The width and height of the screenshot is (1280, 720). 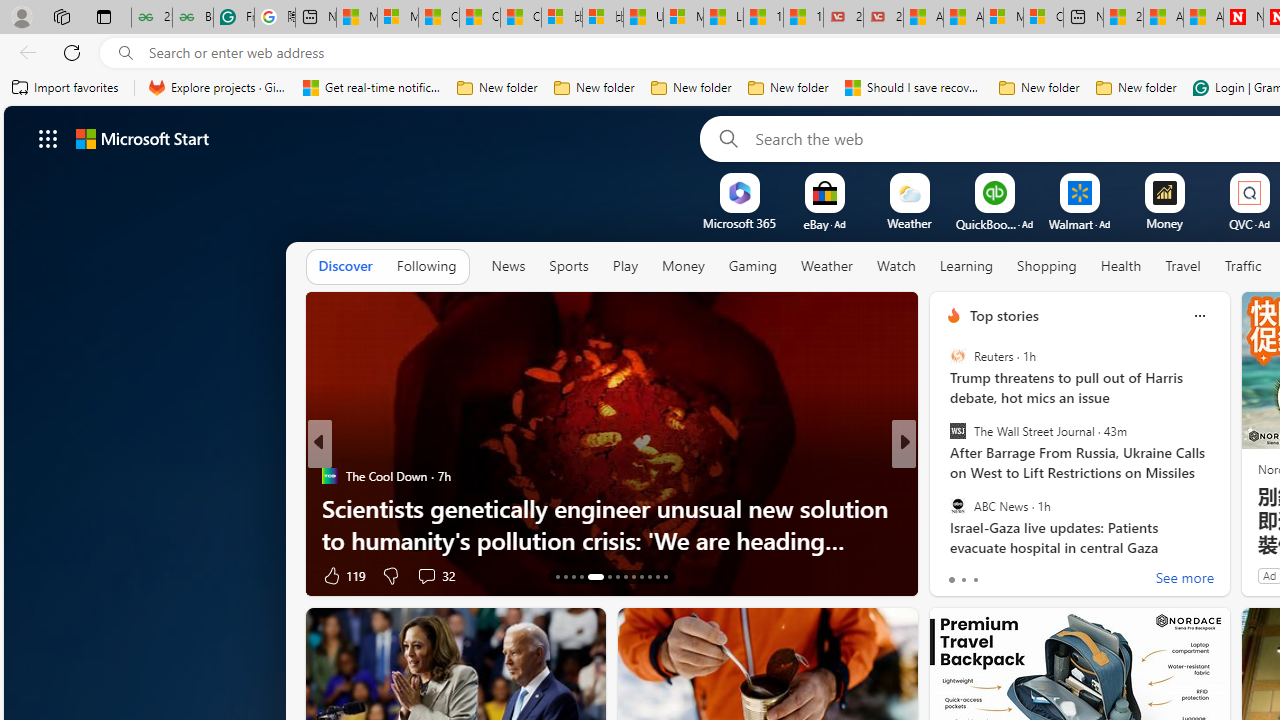 I want to click on 'AutomationID: tab-14', so click(x=564, y=577).